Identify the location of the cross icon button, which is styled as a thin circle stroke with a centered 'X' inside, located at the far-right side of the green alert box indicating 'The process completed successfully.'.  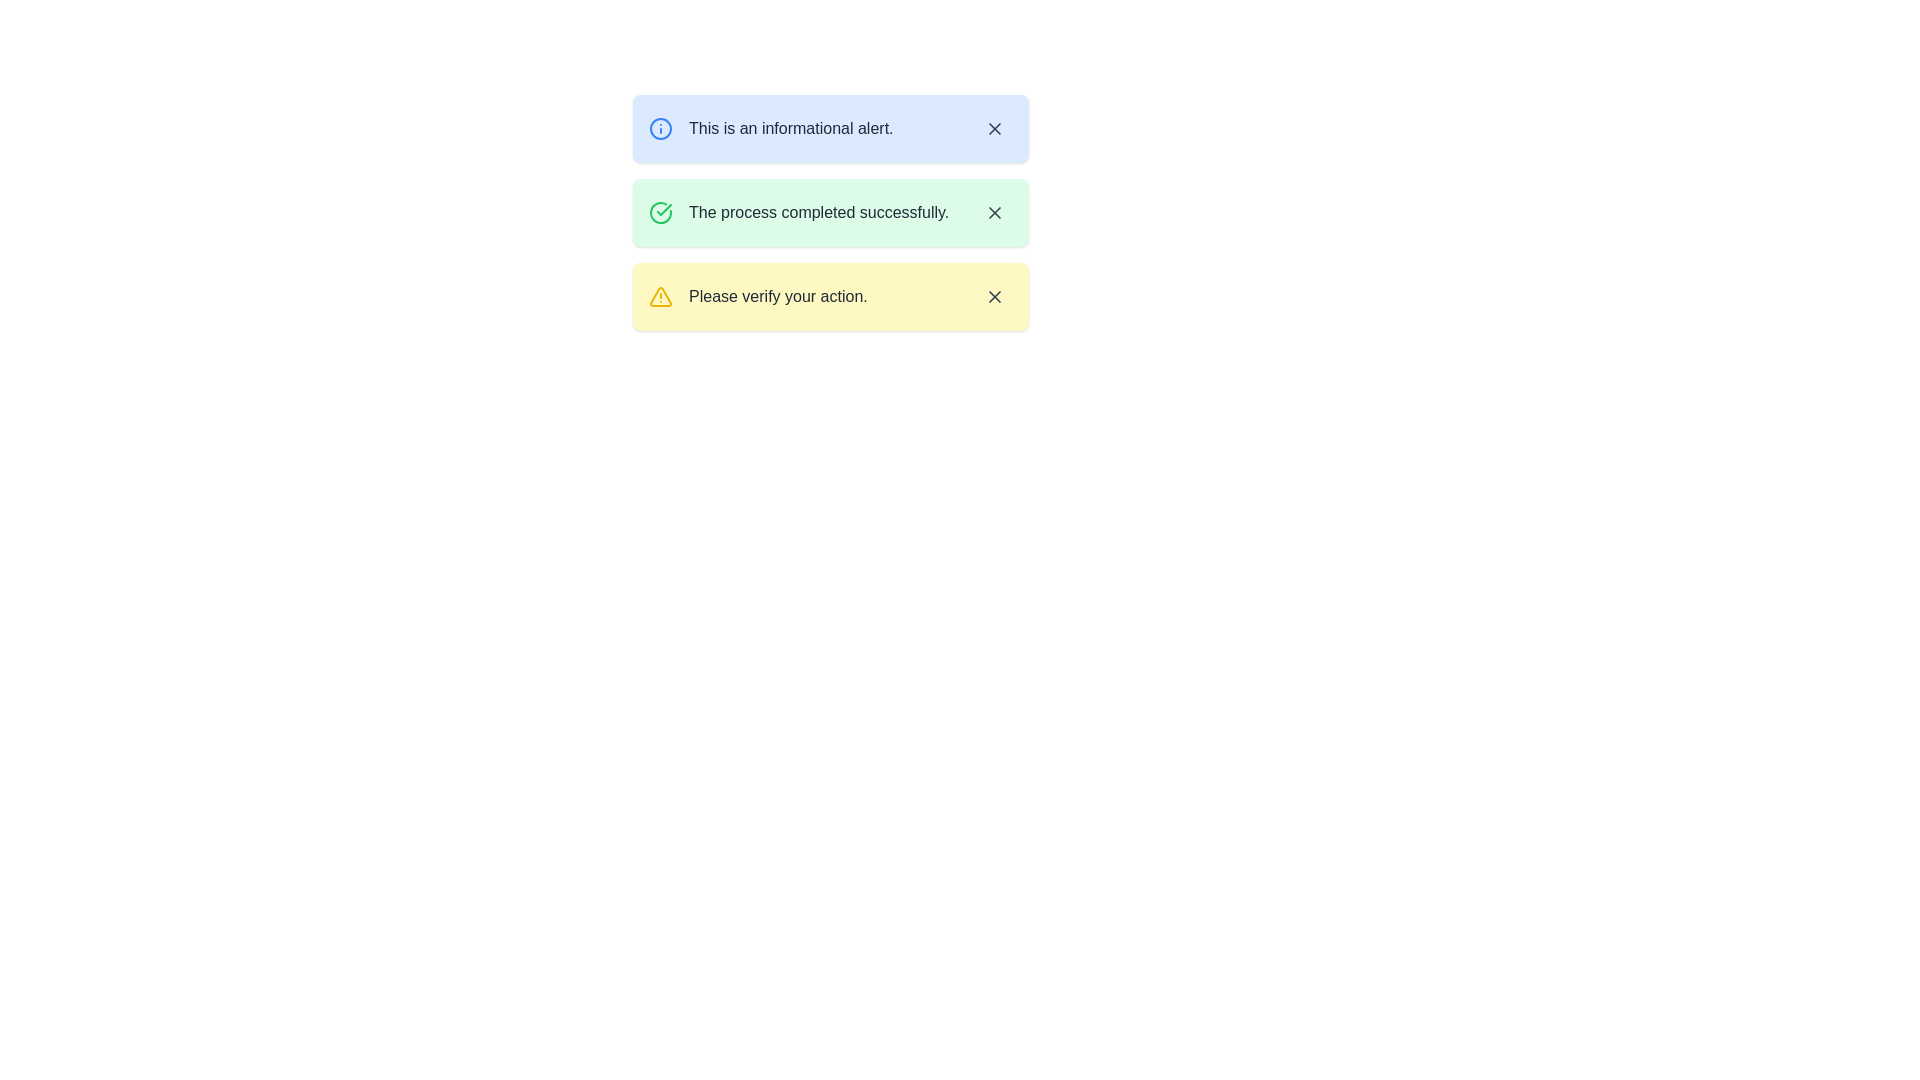
(994, 212).